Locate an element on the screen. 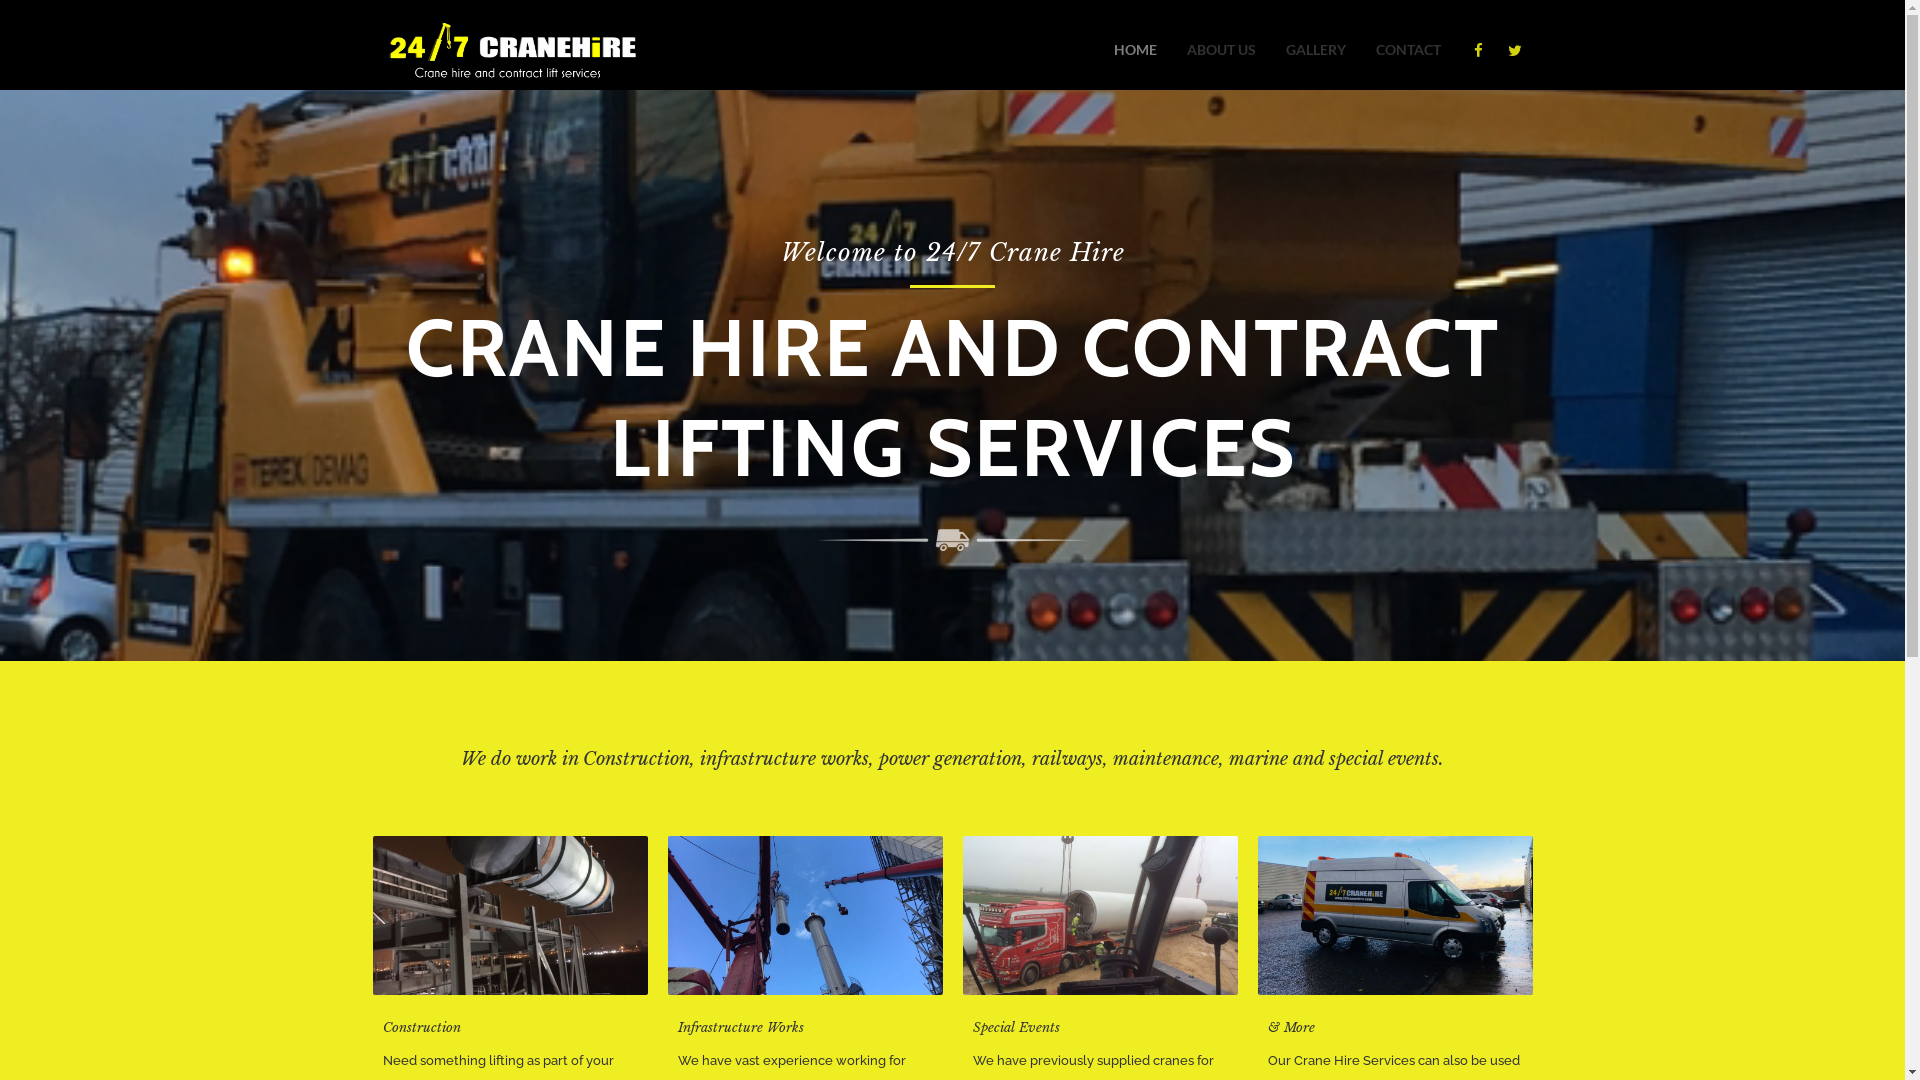 Image resolution: width=1920 pixels, height=1080 pixels. 'ABOUT US' is located at coordinates (1219, 49).